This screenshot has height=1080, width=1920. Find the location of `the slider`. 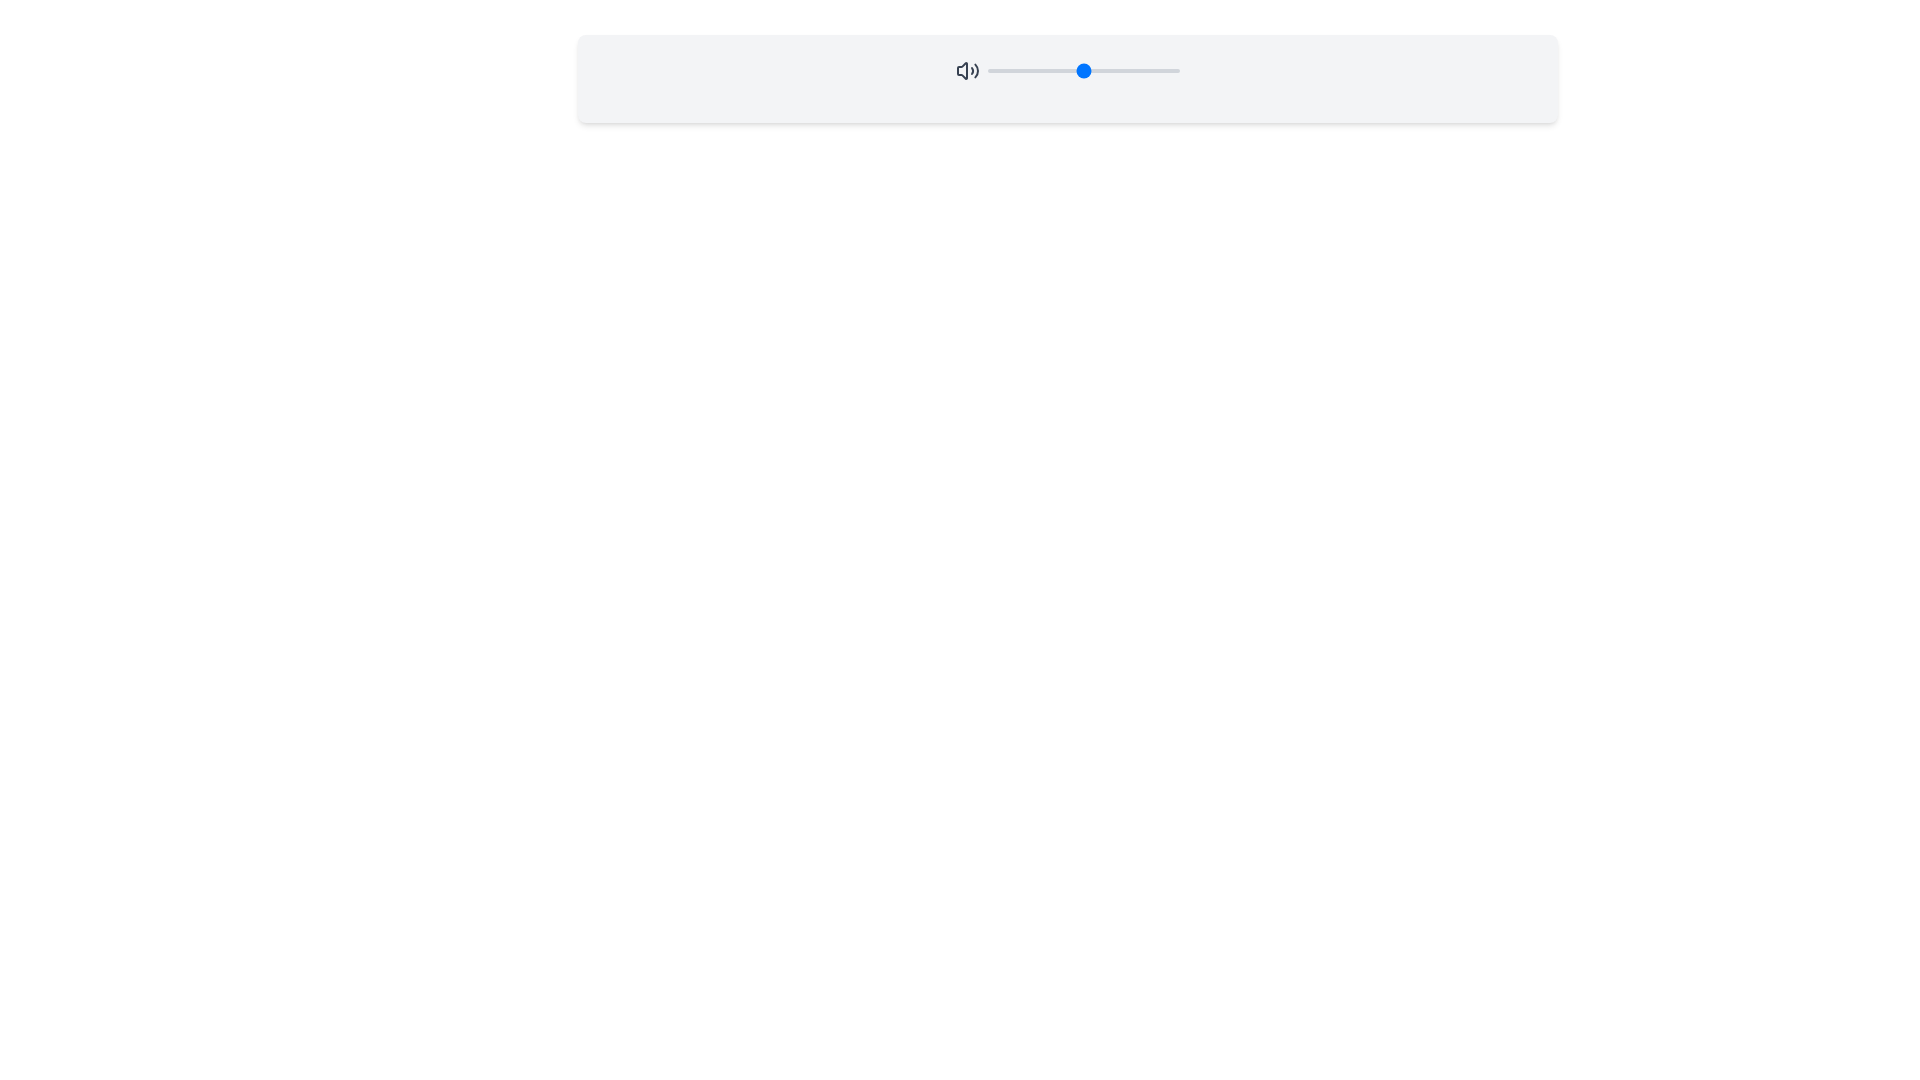

the slider is located at coordinates (1012, 69).